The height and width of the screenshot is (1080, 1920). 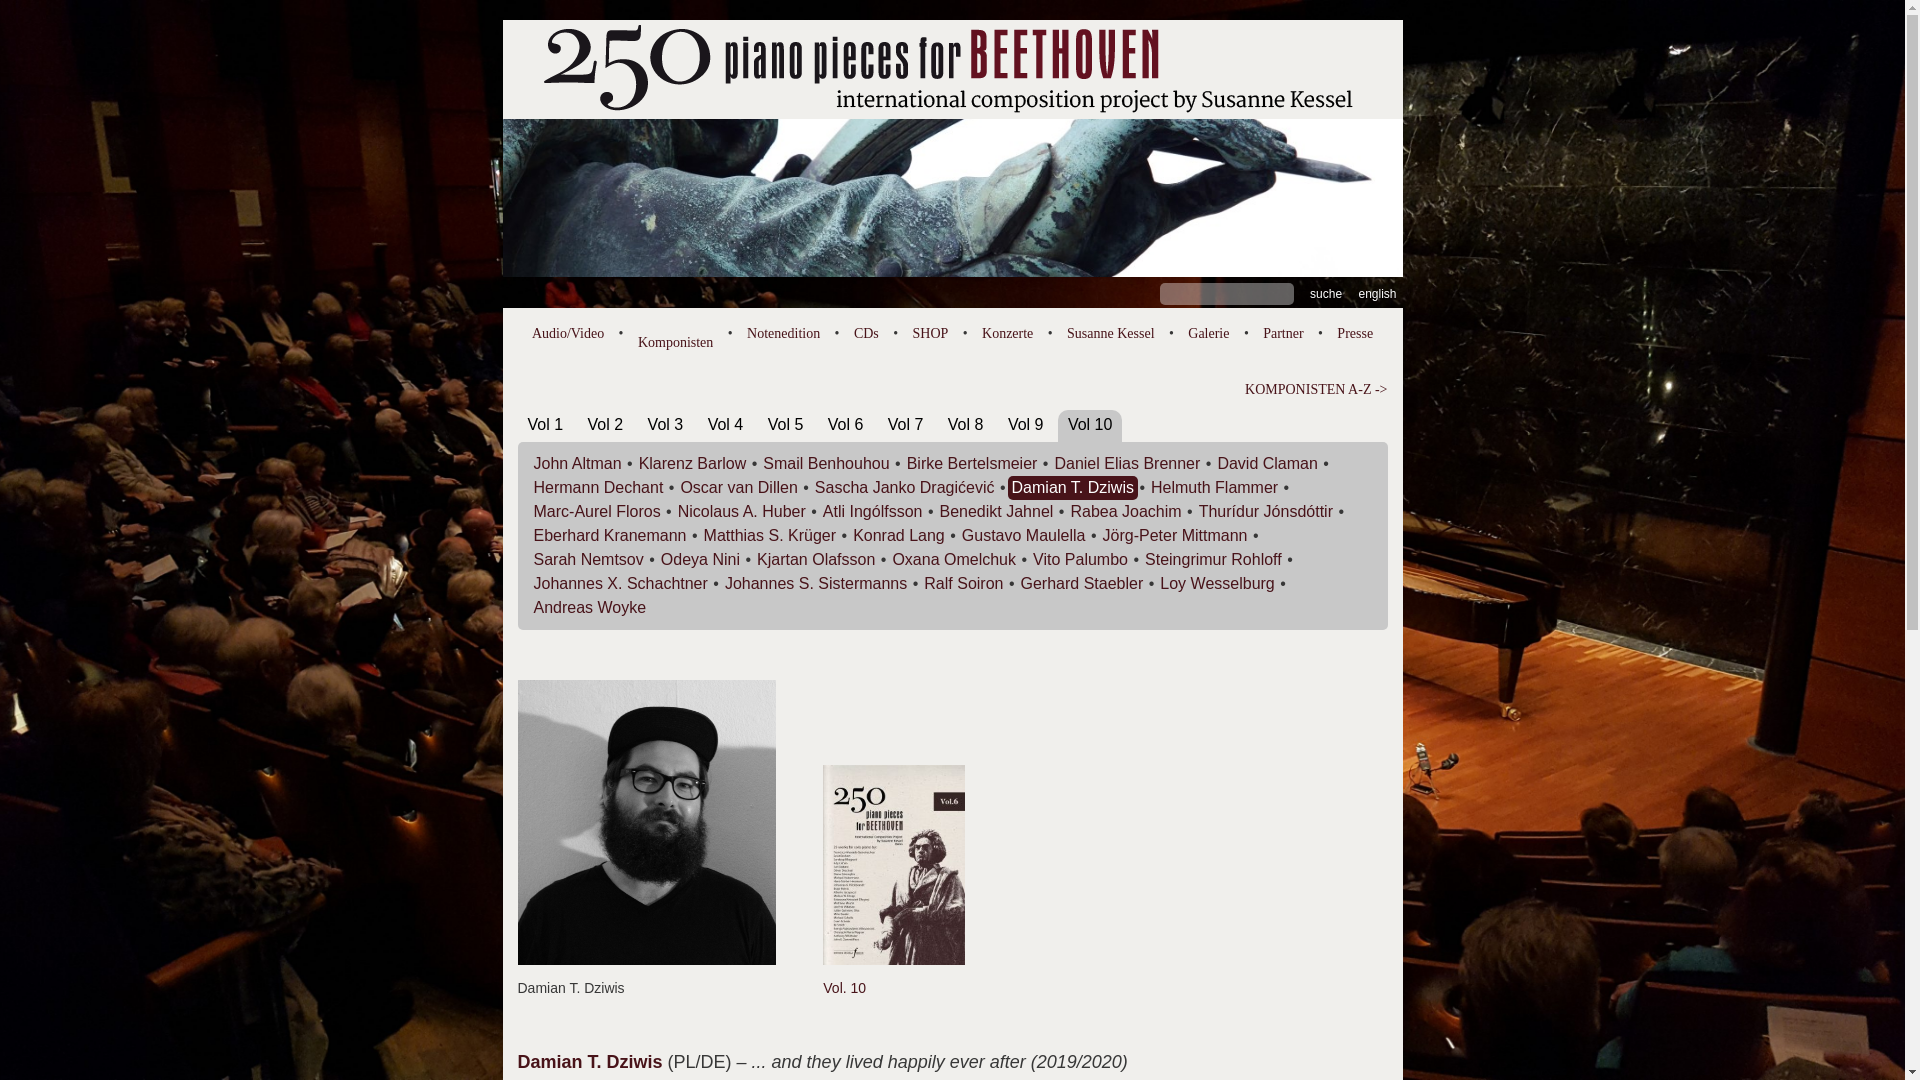 What do you see at coordinates (708, 423) in the screenshot?
I see `'Vol 4'` at bounding box center [708, 423].